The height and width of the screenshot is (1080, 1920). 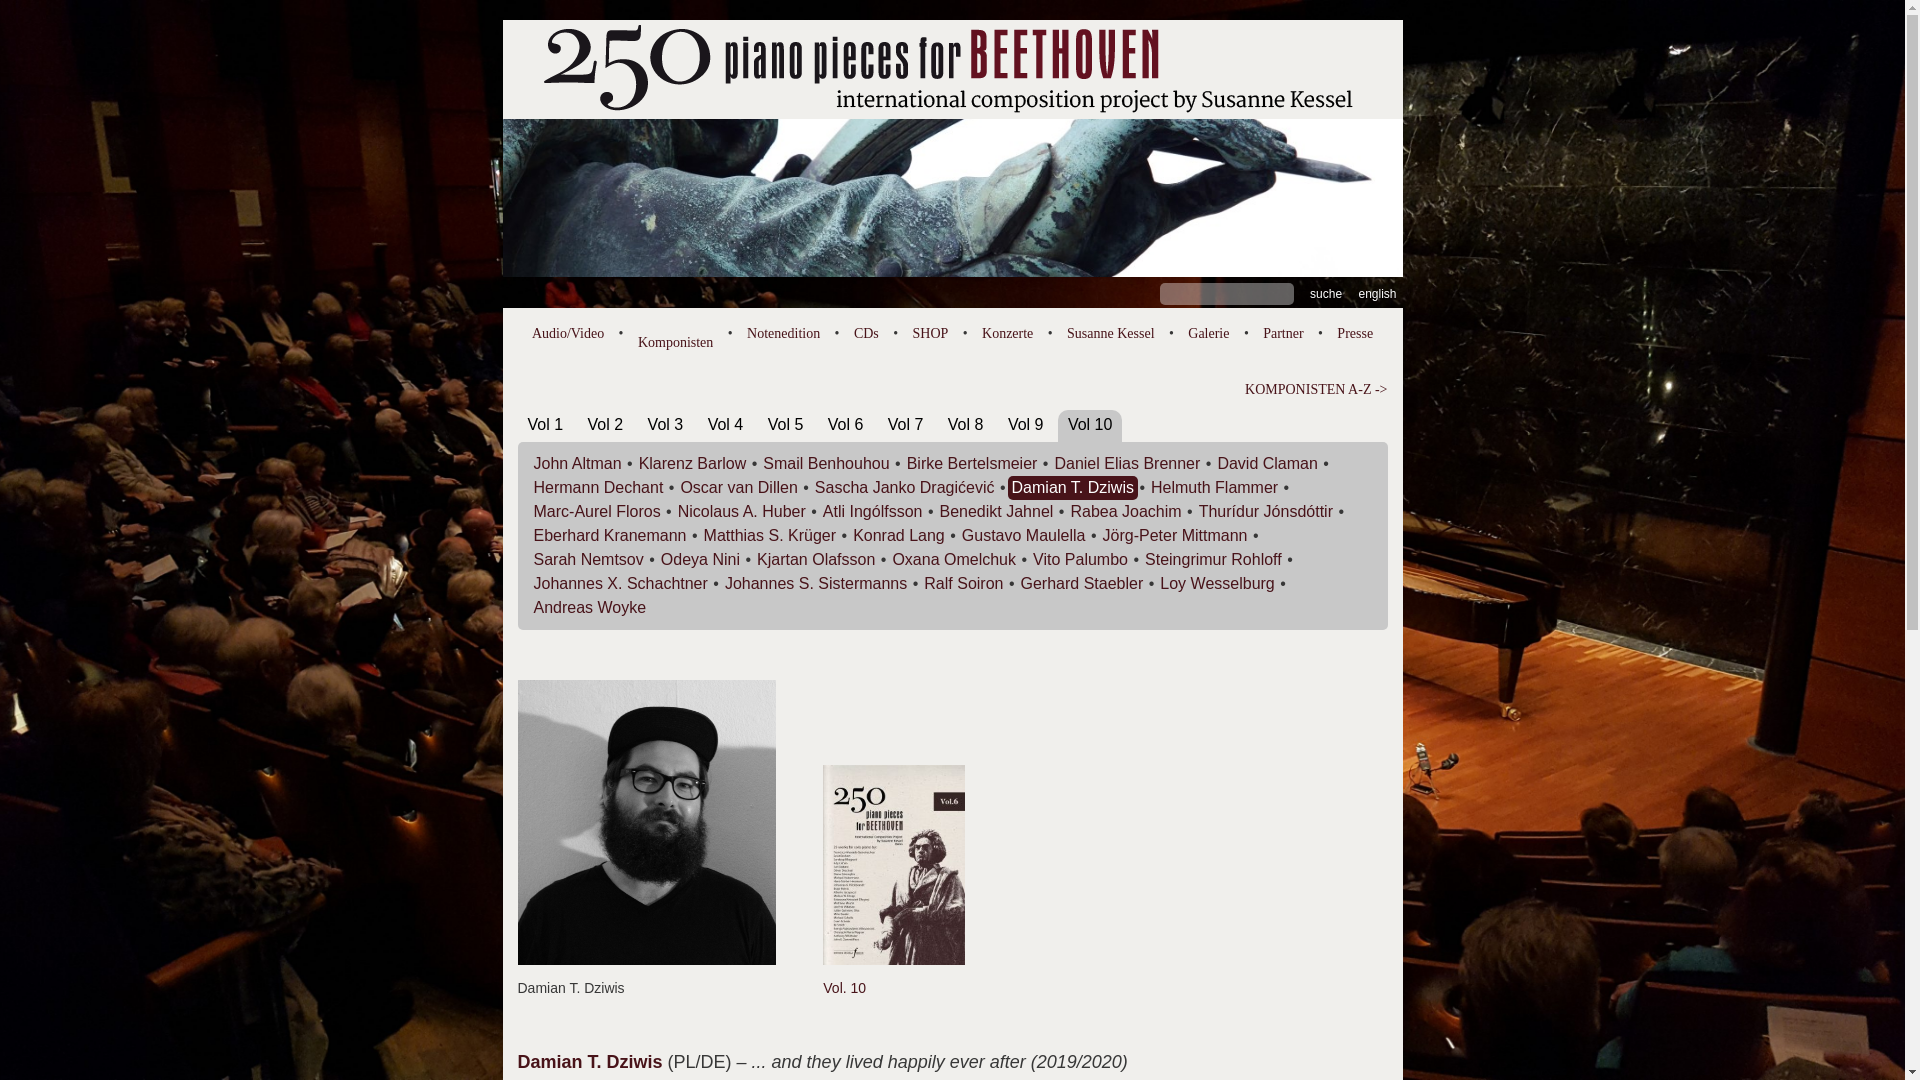 What do you see at coordinates (708, 423) in the screenshot?
I see `'Vol 4'` at bounding box center [708, 423].